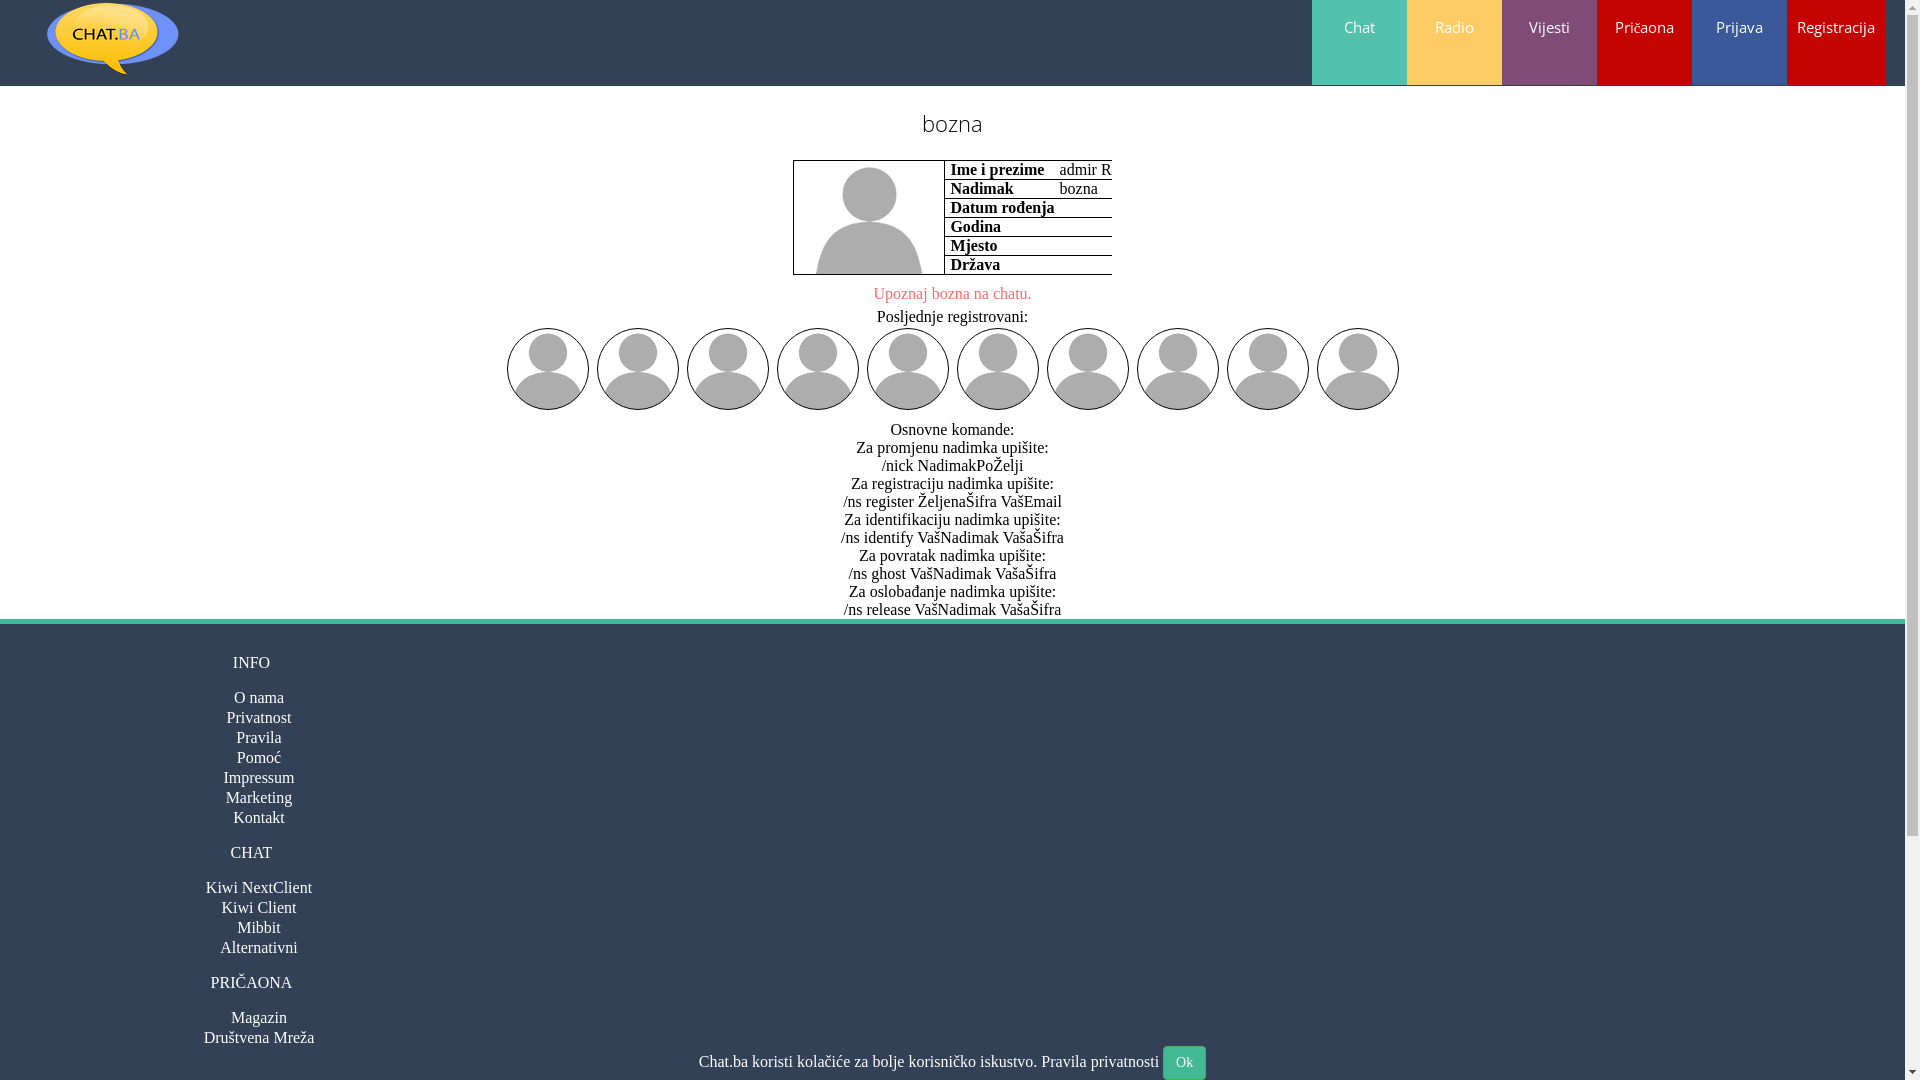 The height and width of the screenshot is (1080, 1920). I want to click on 'Alternativni', so click(257, 946).